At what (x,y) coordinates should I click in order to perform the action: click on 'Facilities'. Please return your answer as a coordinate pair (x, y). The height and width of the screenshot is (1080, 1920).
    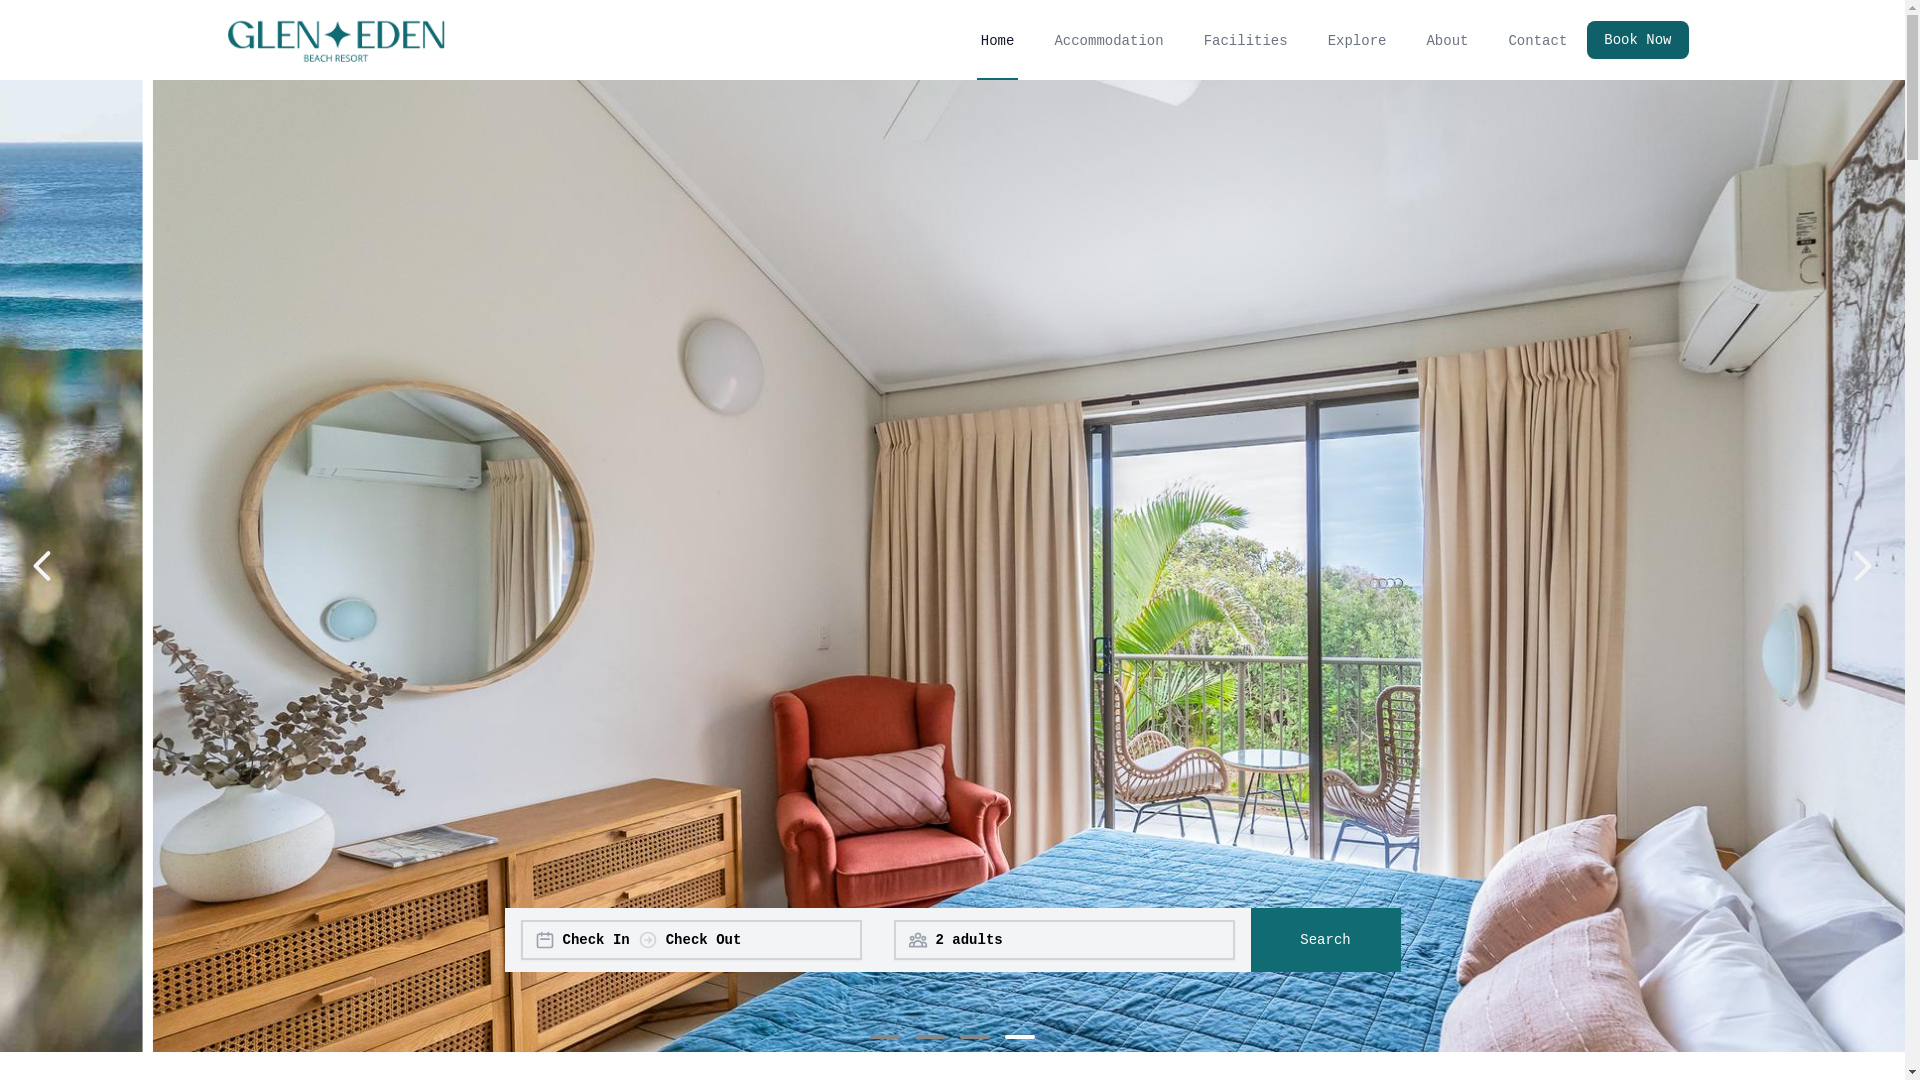
    Looking at the image, I should click on (1200, 39).